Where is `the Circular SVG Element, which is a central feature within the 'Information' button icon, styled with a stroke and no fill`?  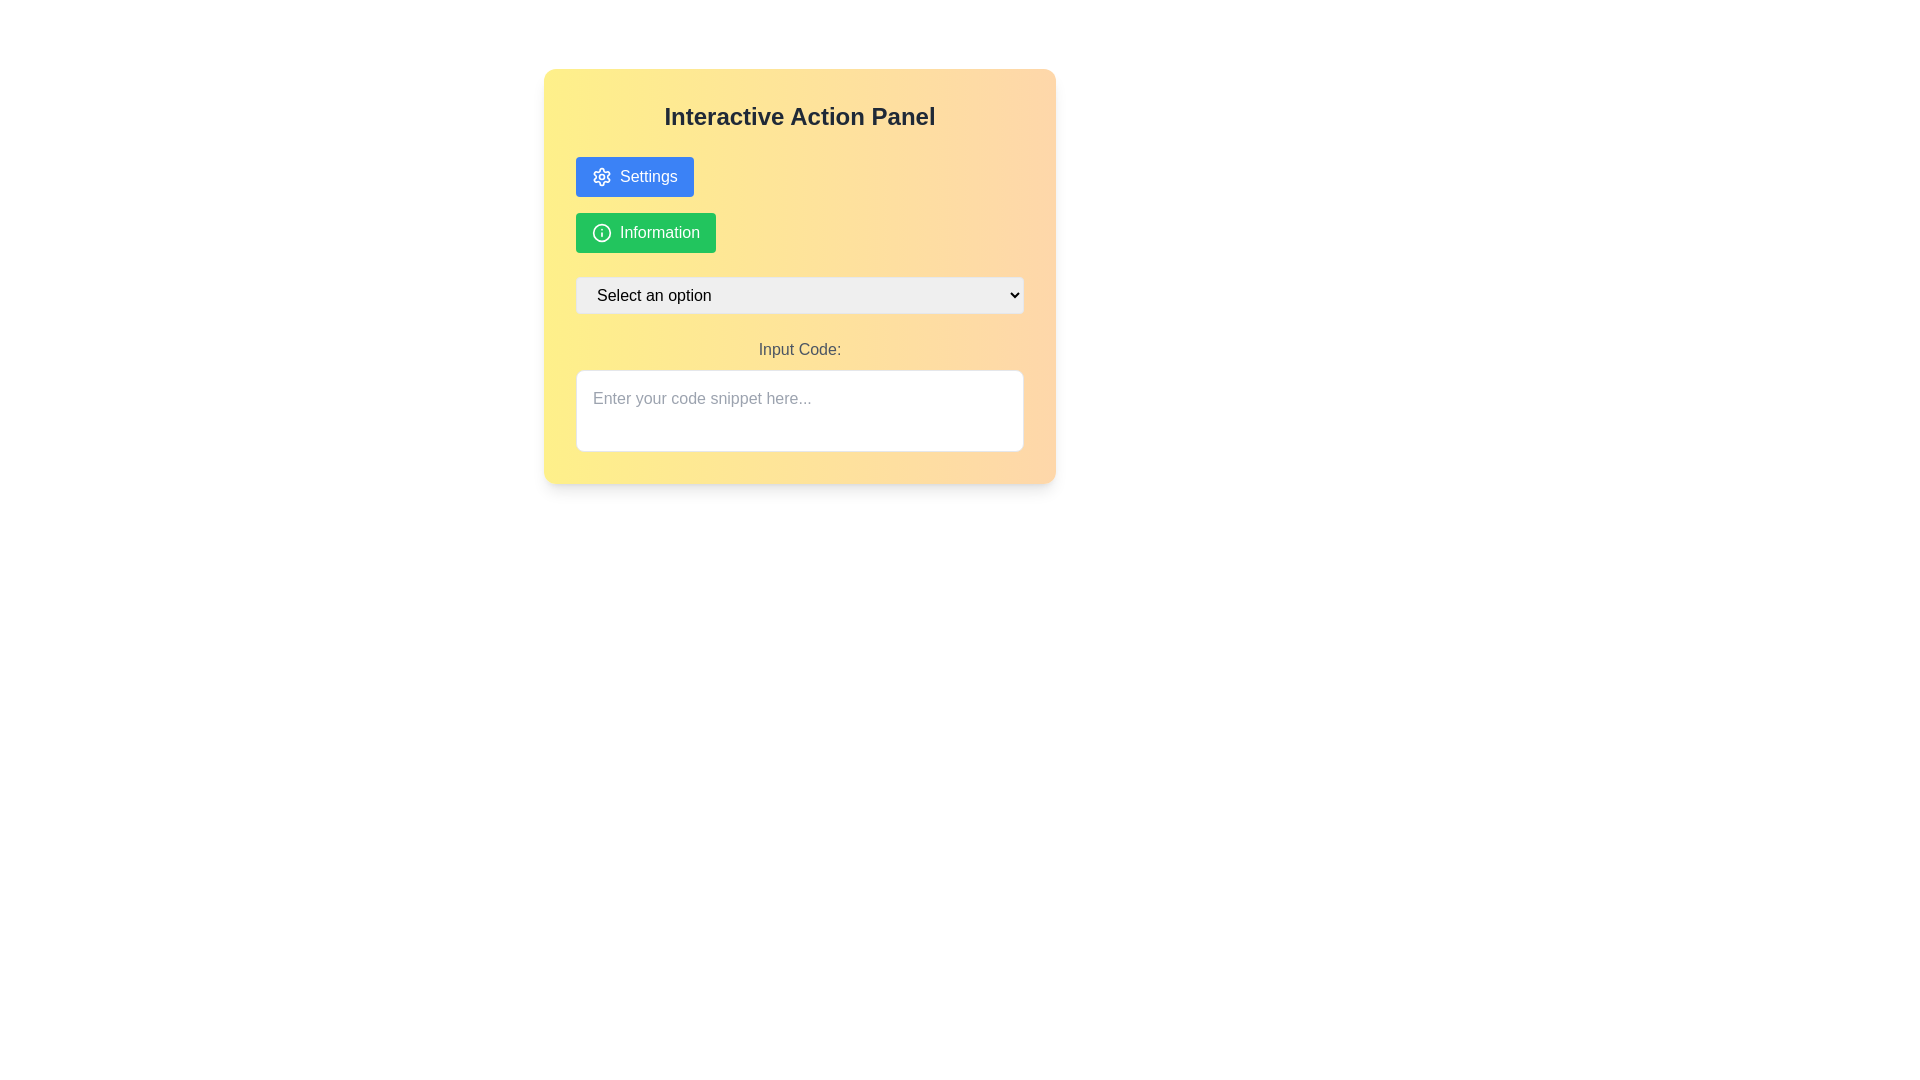
the Circular SVG Element, which is a central feature within the 'Information' button icon, styled with a stroke and no fill is located at coordinates (600, 231).